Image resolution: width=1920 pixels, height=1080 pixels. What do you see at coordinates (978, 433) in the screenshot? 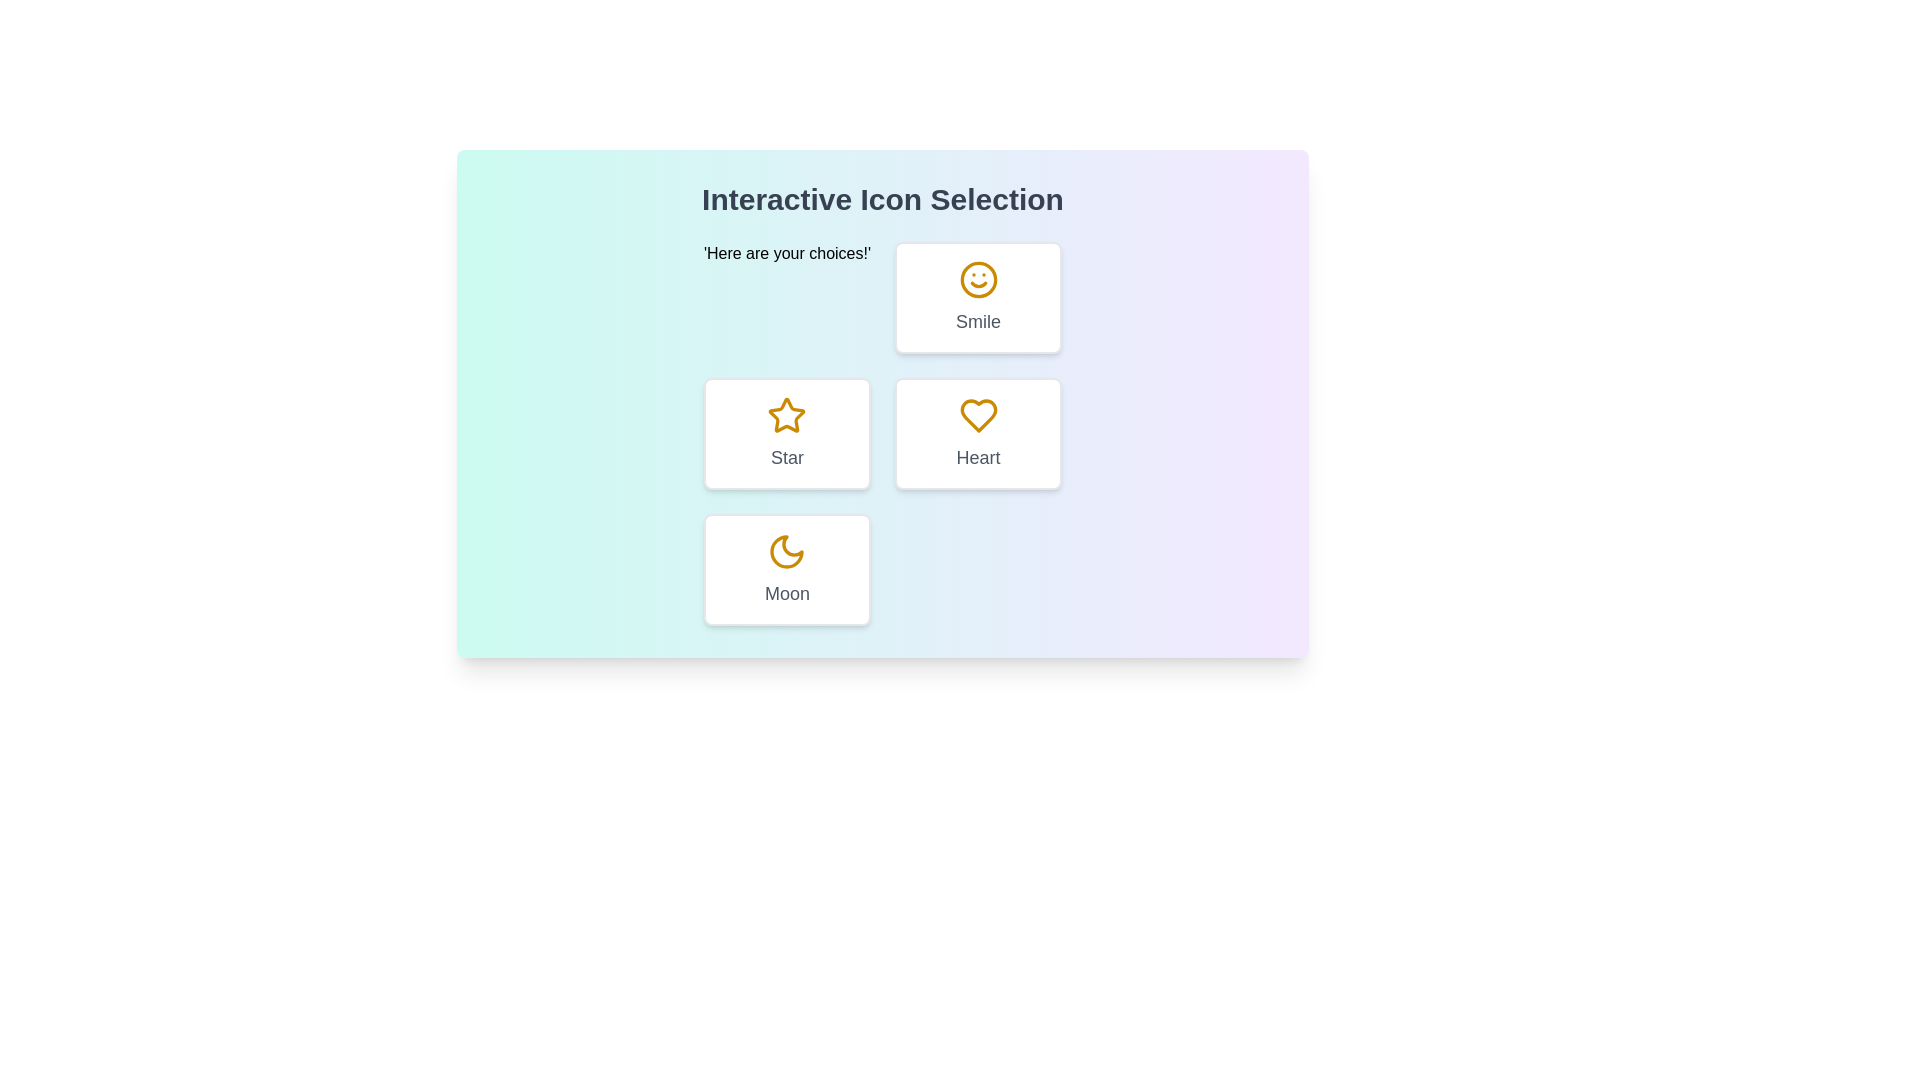
I see `the 'Heart' button, which is a card-like design with a white background, rounded corners, and a prominent yellow heart icon, located in the grid of interactive cards titled 'Here are your choices!'` at bounding box center [978, 433].